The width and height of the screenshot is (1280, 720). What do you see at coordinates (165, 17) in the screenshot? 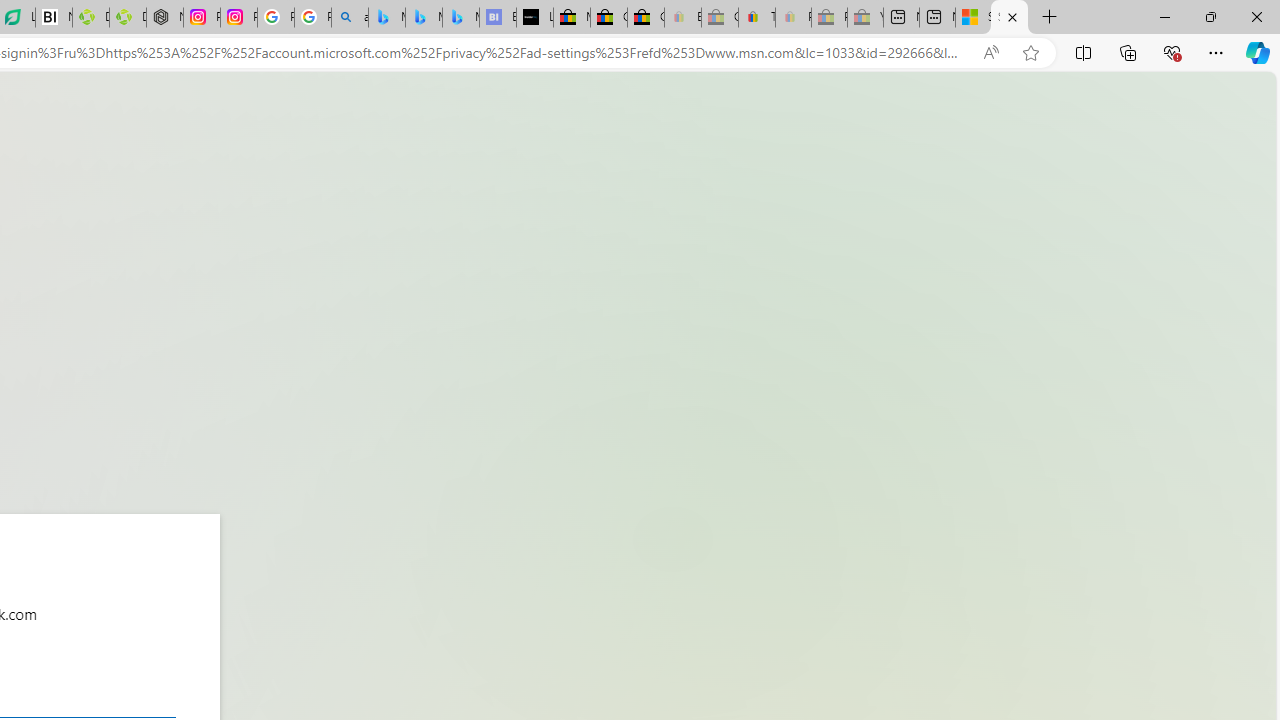
I see `'Nordace - Nordace Edin Collection'` at bounding box center [165, 17].